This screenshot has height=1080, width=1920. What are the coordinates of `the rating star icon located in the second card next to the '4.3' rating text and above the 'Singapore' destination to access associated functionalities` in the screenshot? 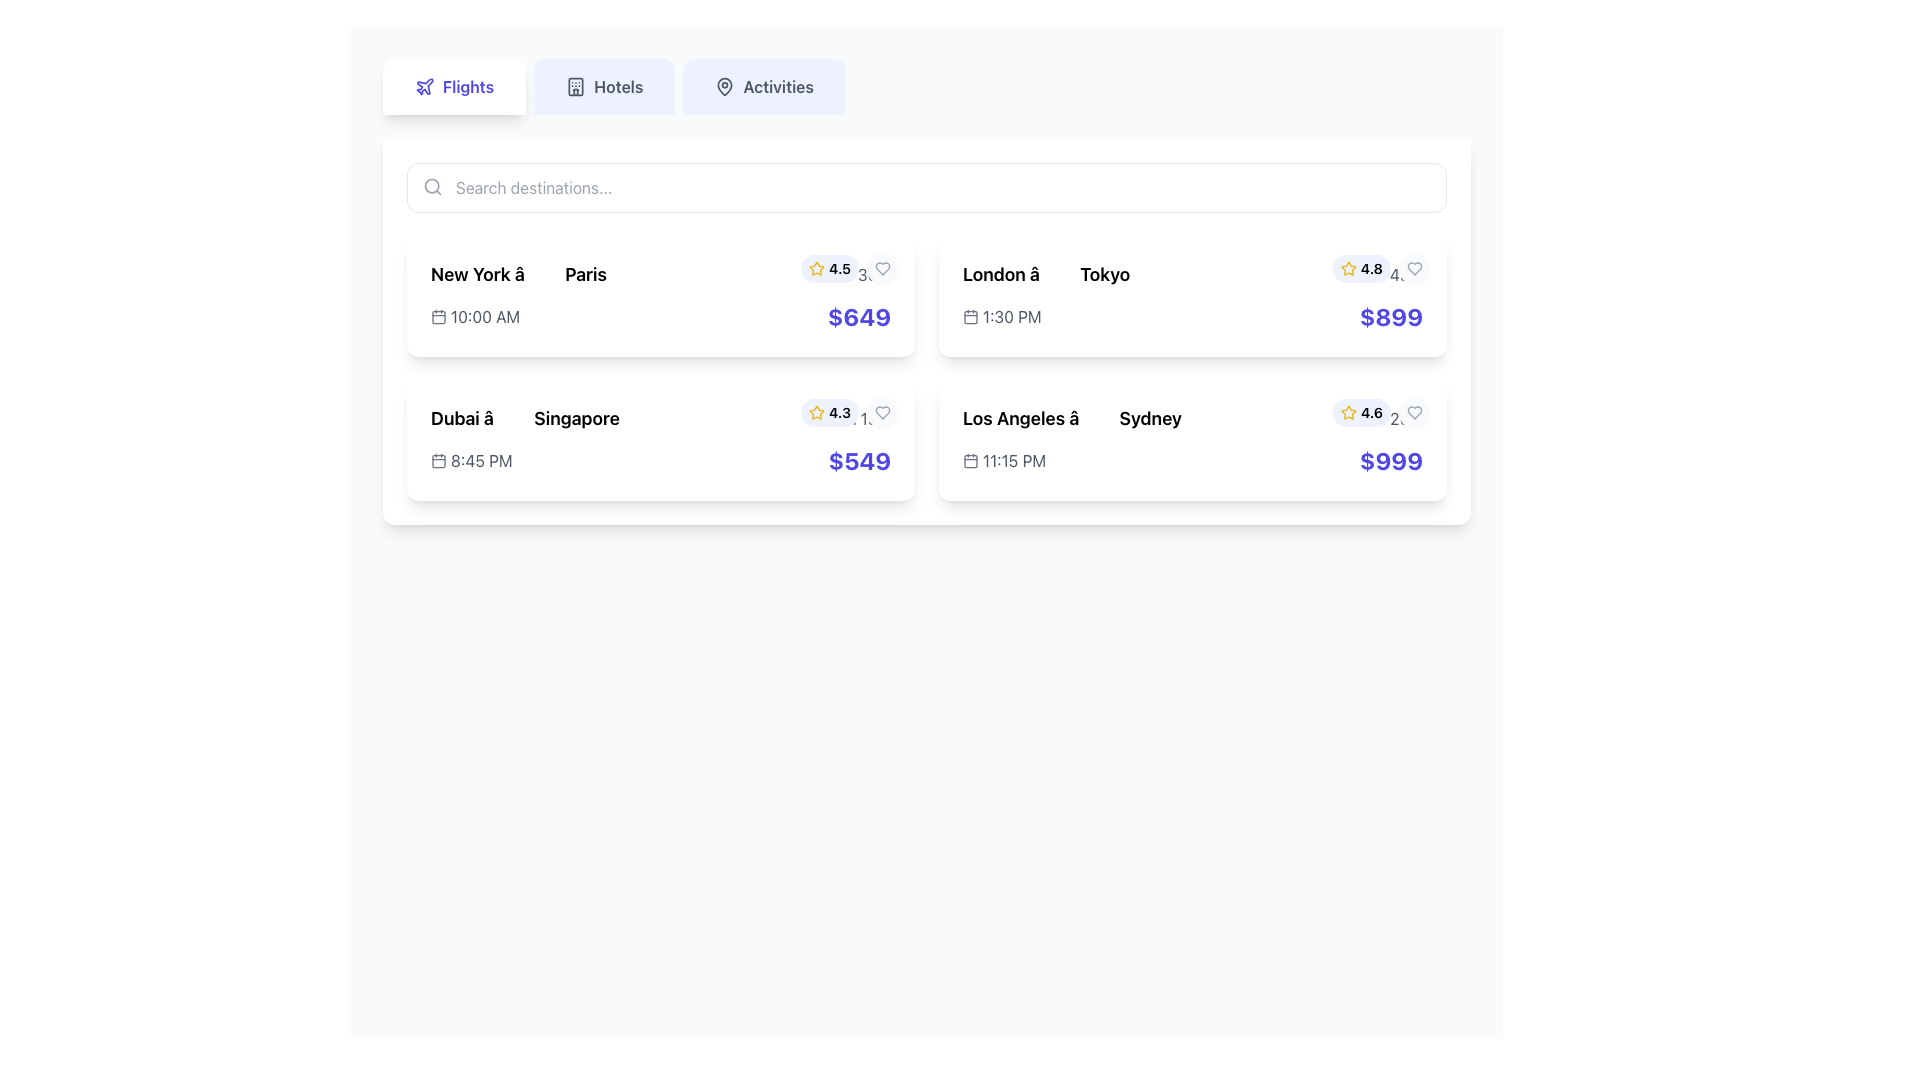 It's located at (816, 266).